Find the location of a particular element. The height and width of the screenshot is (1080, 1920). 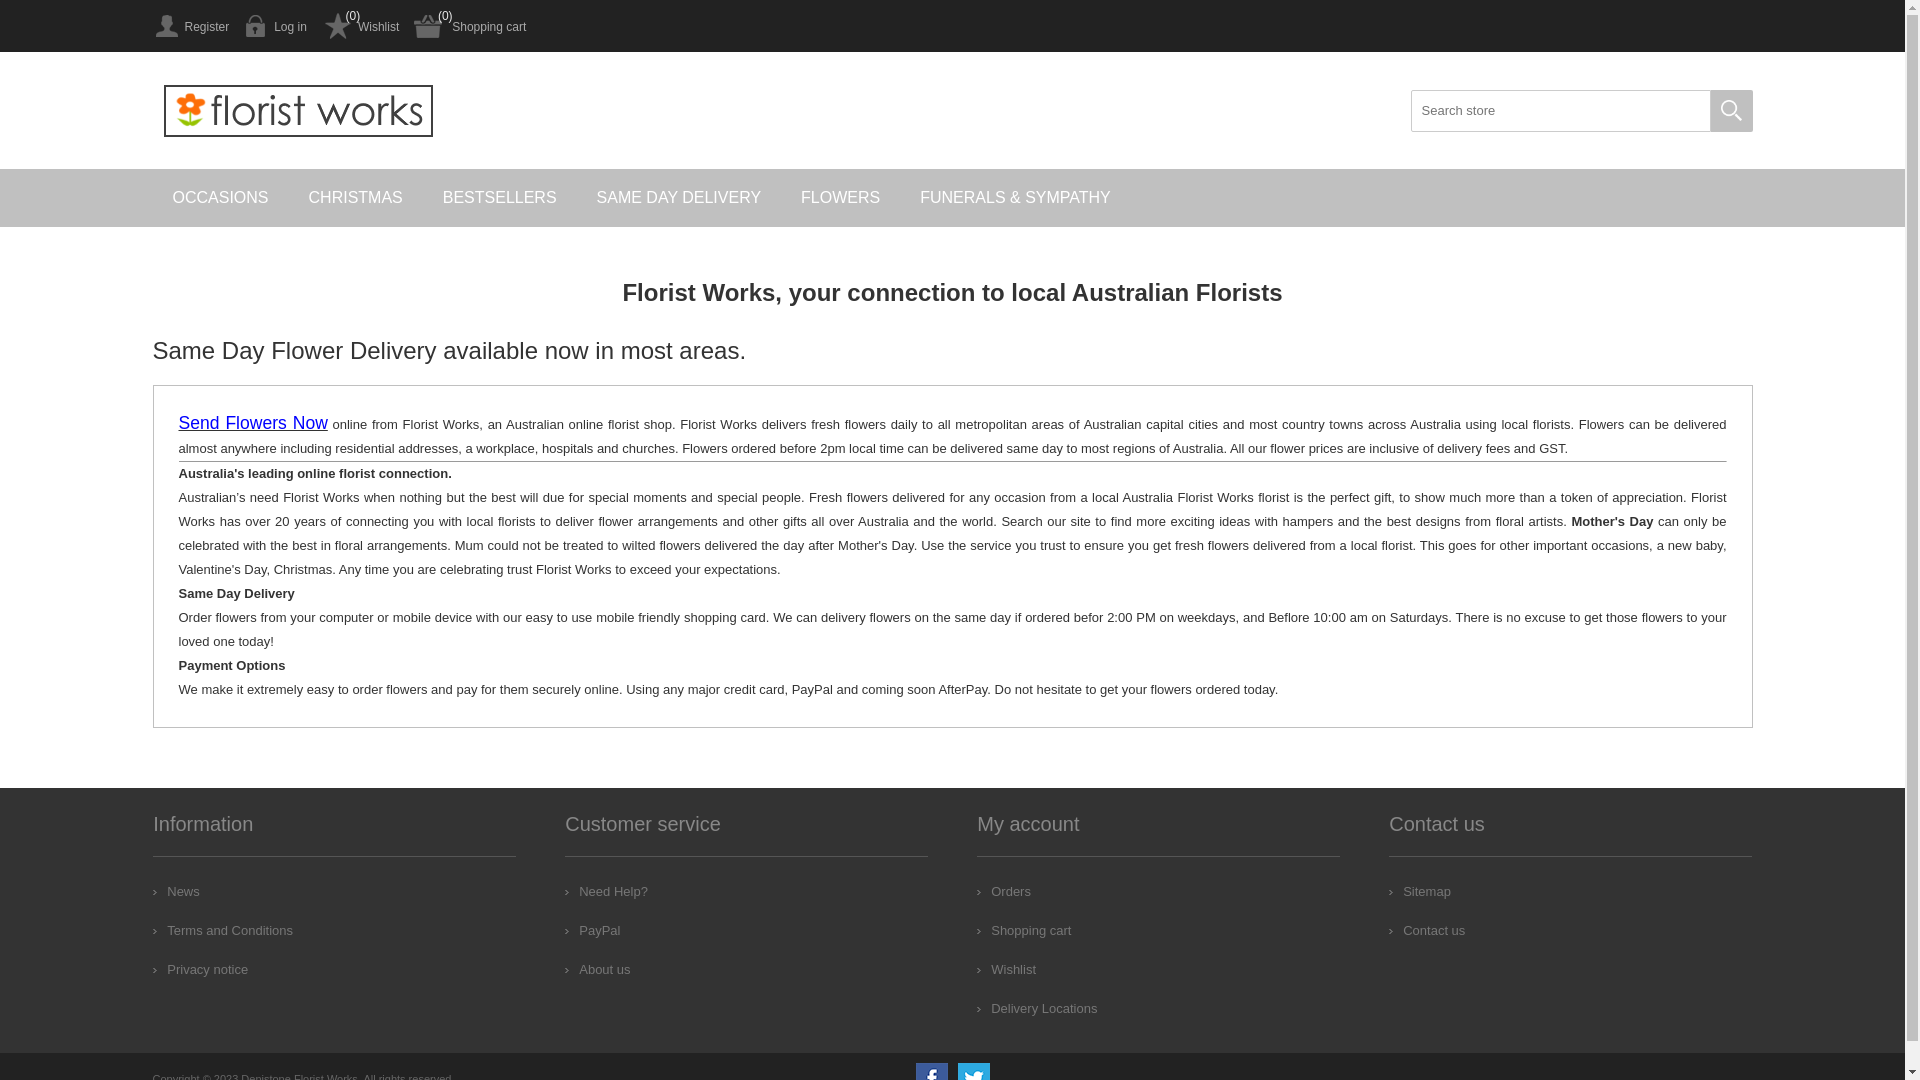

'News' is located at coordinates (176, 890).